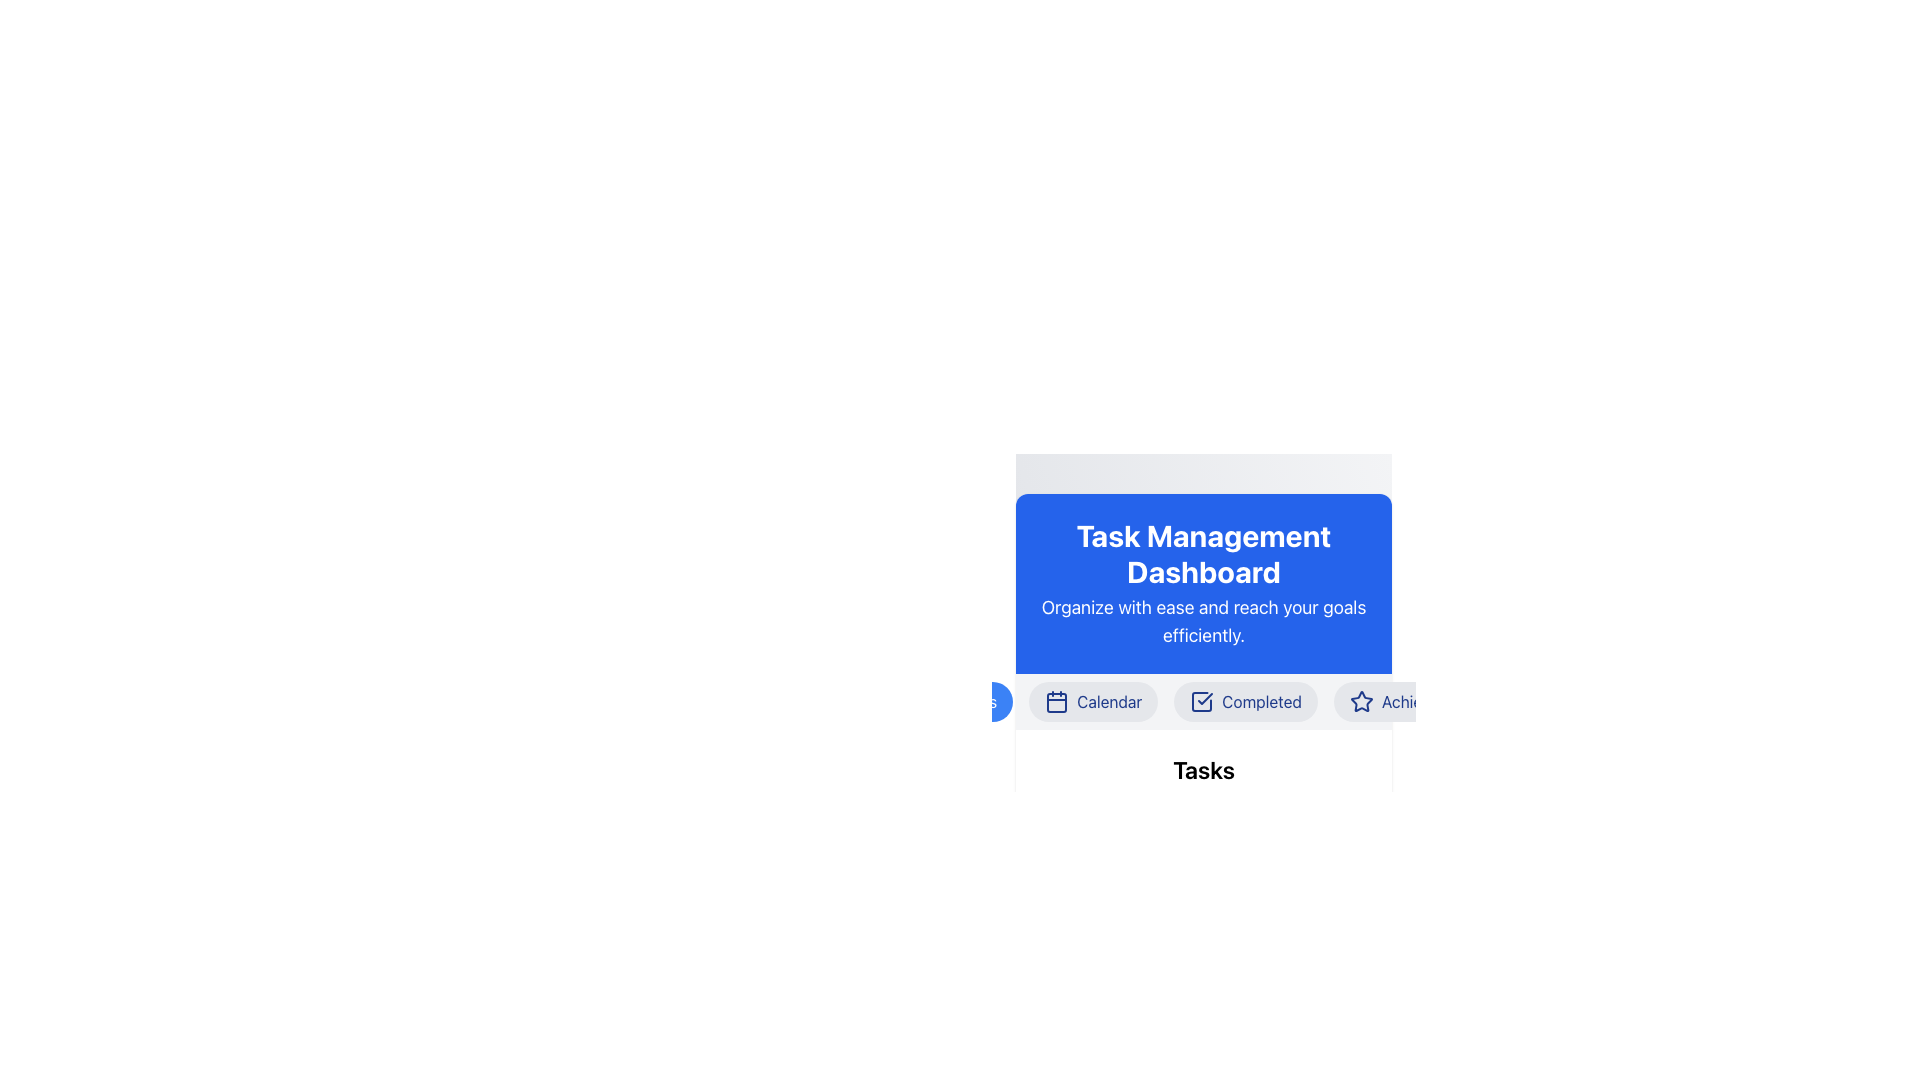 The width and height of the screenshot is (1920, 1080). What do you see at coordinates (1360, 700) in the screenshot?
I see `the star icon located on the far right side of the group of interactive icons in the Task Management Dashboard` at bounding box center [1360, 700].